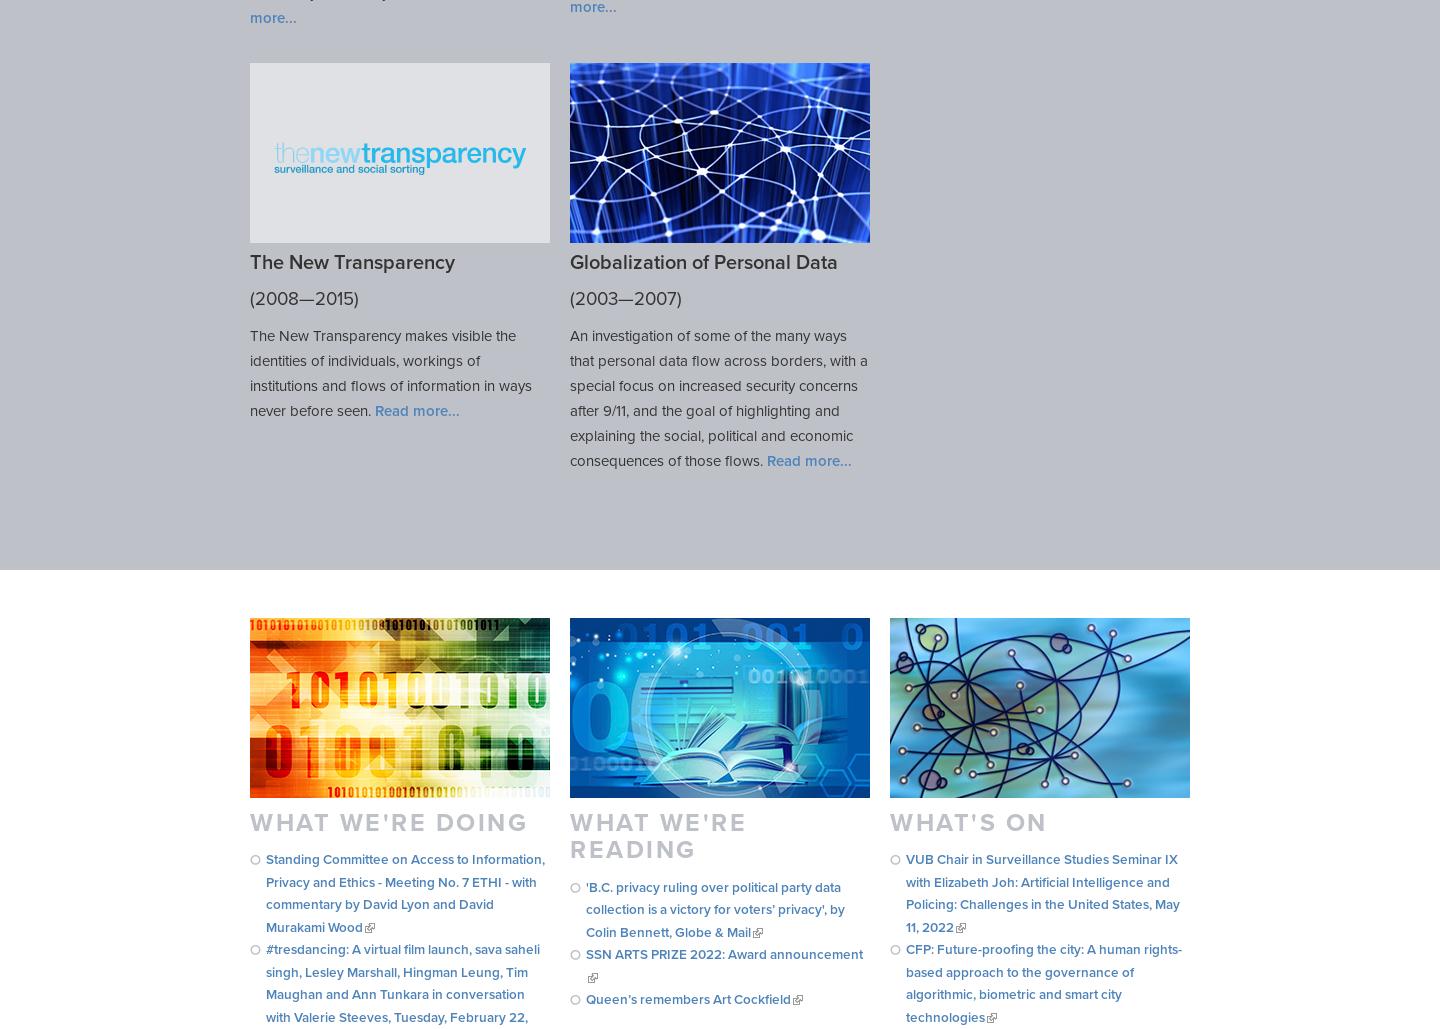 This screenshot has width=1440, height=1029. Describe the element at coordinates (718, 396) in the screenshot. I see `'An investigation of some of the many ways that personal data flow across borders, with a special focus on increased security concerns after 9/11, and the goal of highlighting and explaining the social, political and economic consequences of those flows.'` at that location.